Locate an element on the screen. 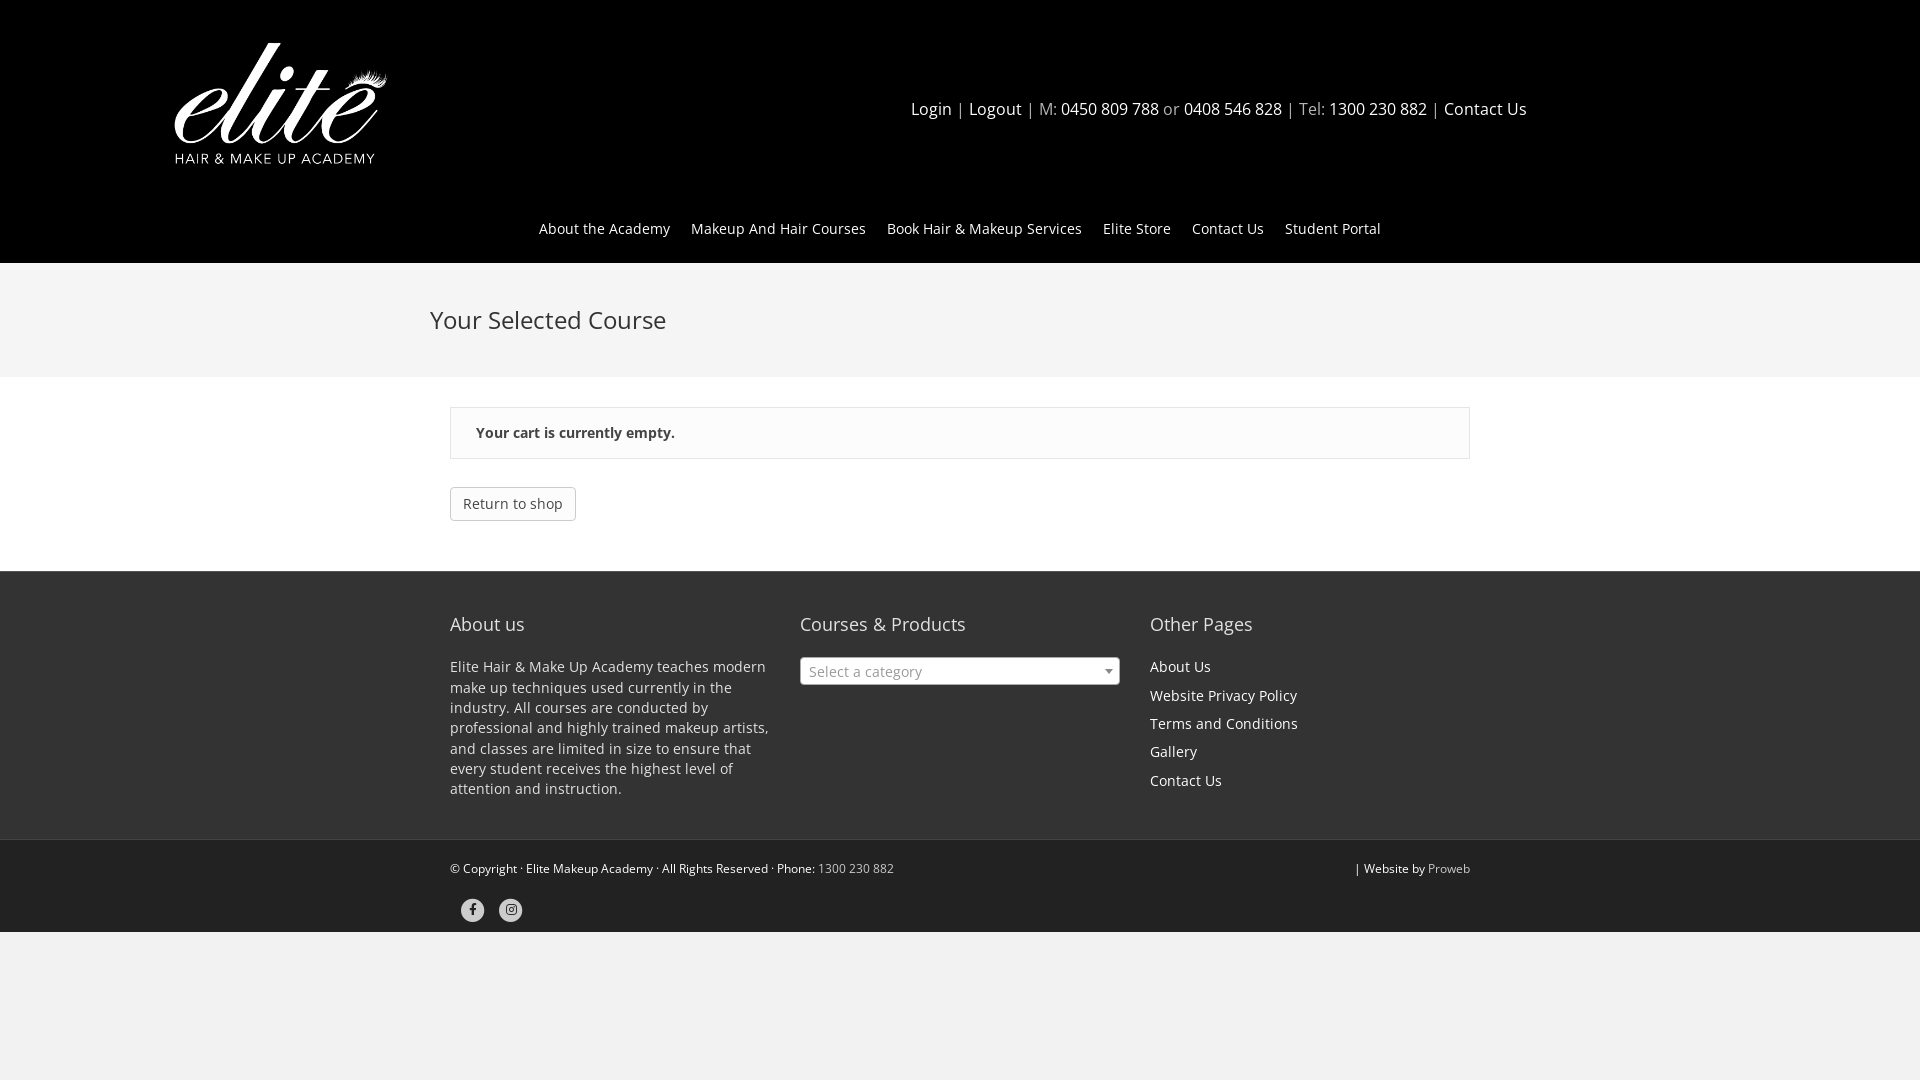 The height and width of the screenshot is (1080, 1920). '1300 230 882' is located at coordinates (1376, 108).